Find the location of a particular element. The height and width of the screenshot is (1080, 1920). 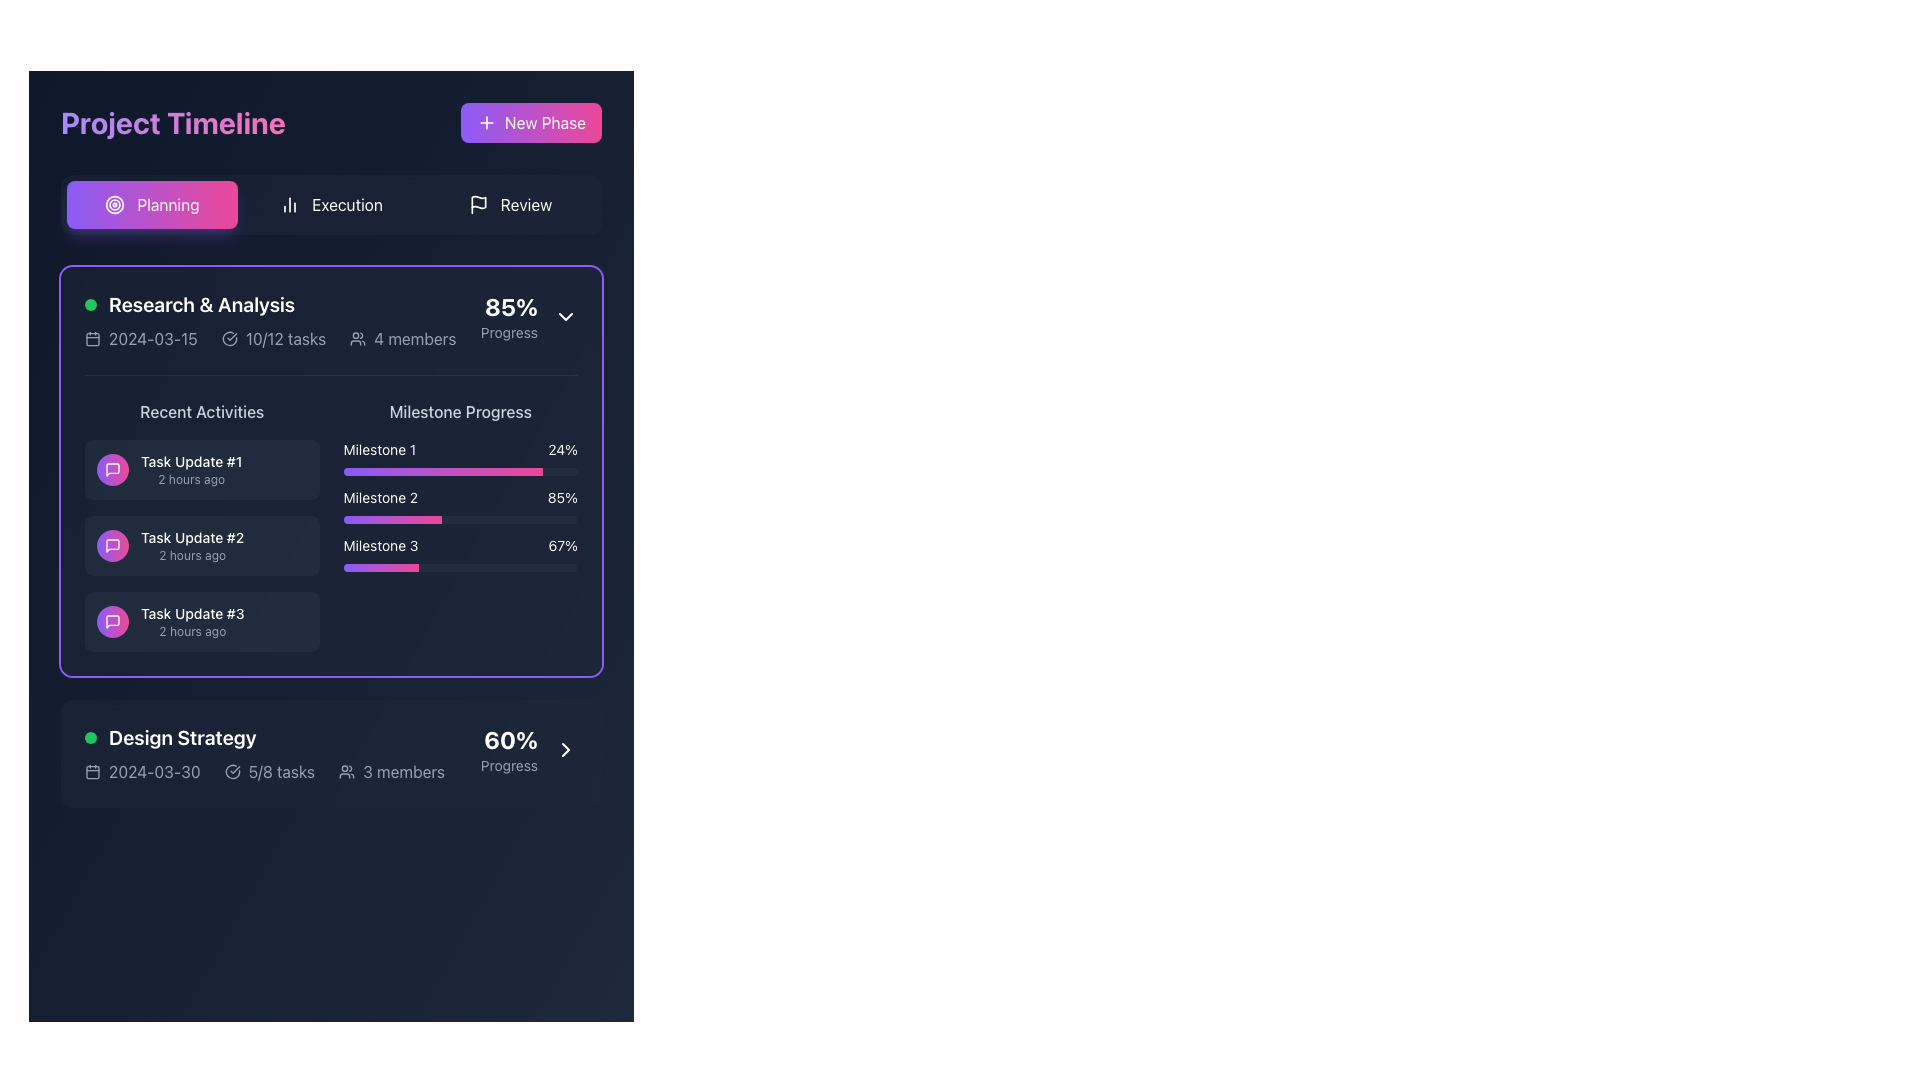

the Text Label displaying '85%' that indicates progress percentage, located at the top-right of the 'Research & Analysis' card is located at coordinates (511, 307).